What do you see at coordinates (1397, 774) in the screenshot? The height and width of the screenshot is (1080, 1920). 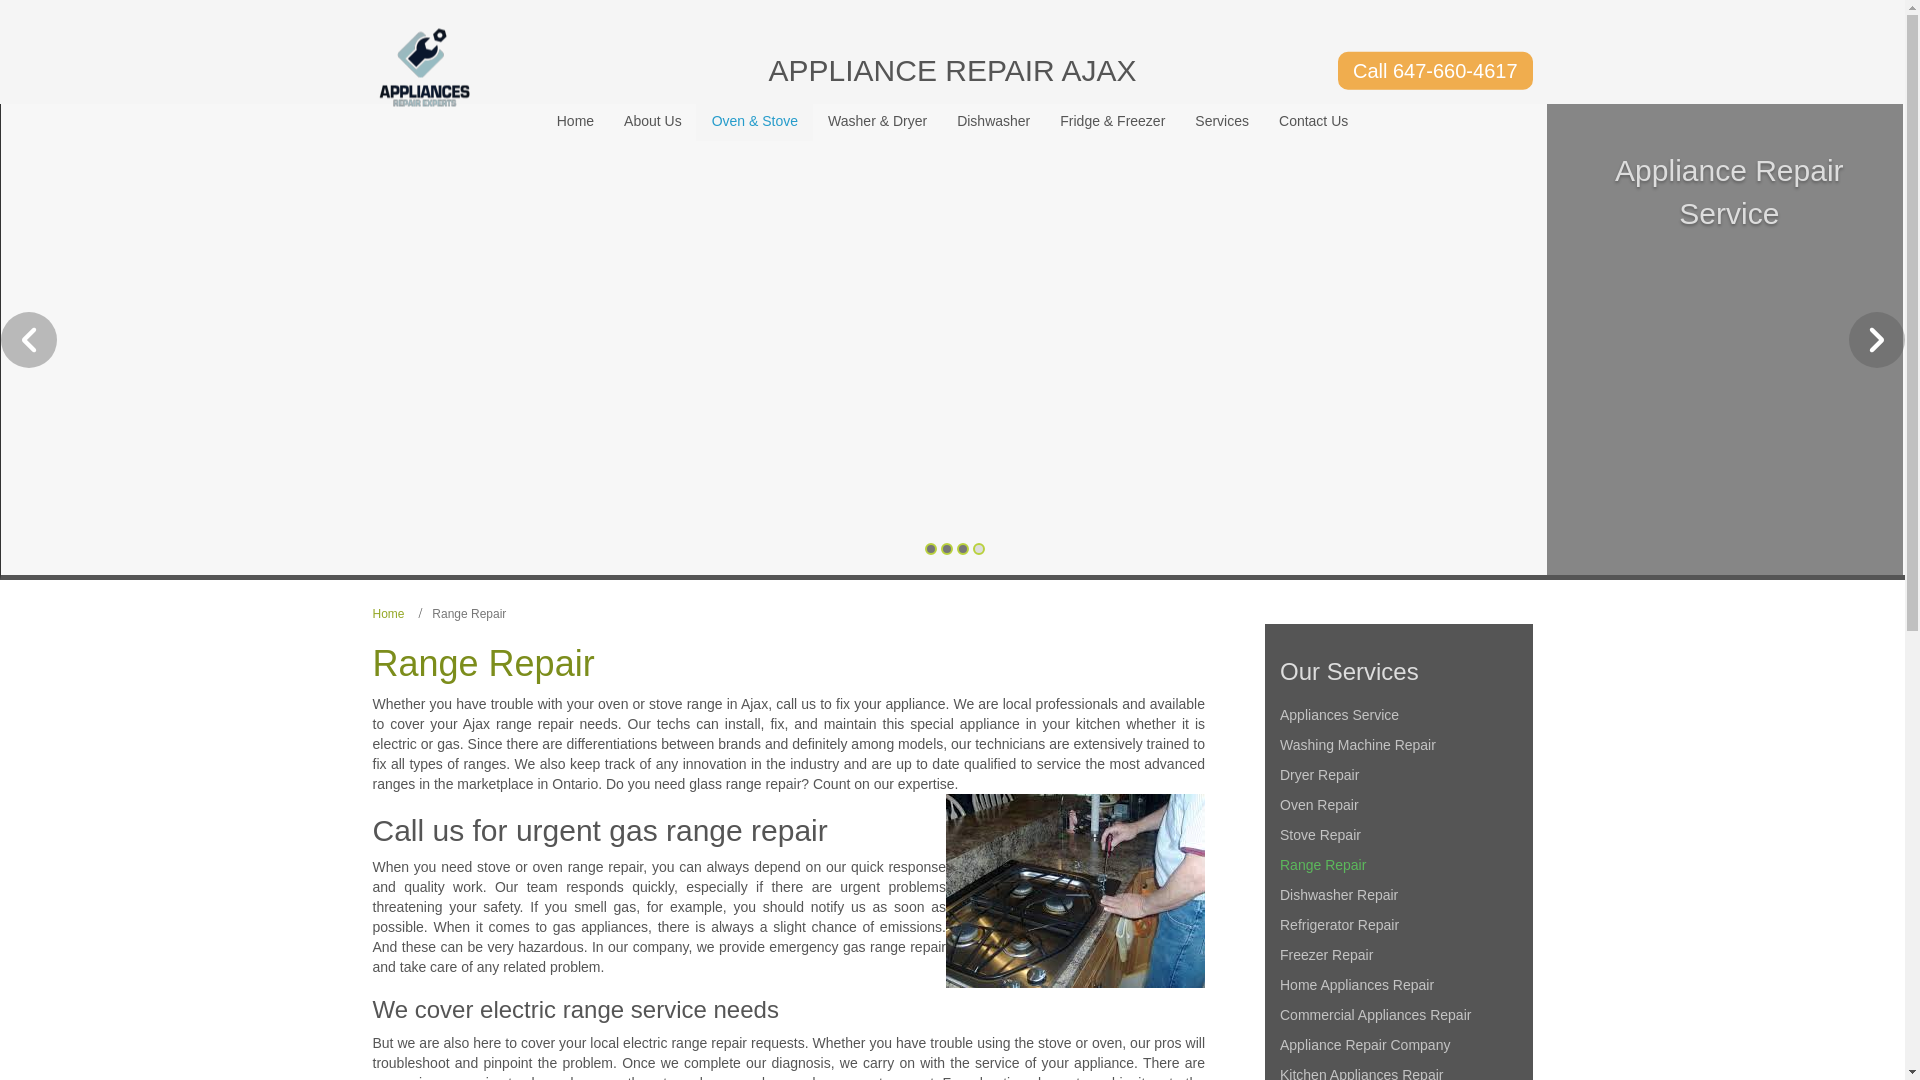 I see `'Dryer Repair'` at bounding box center [1397, 774].